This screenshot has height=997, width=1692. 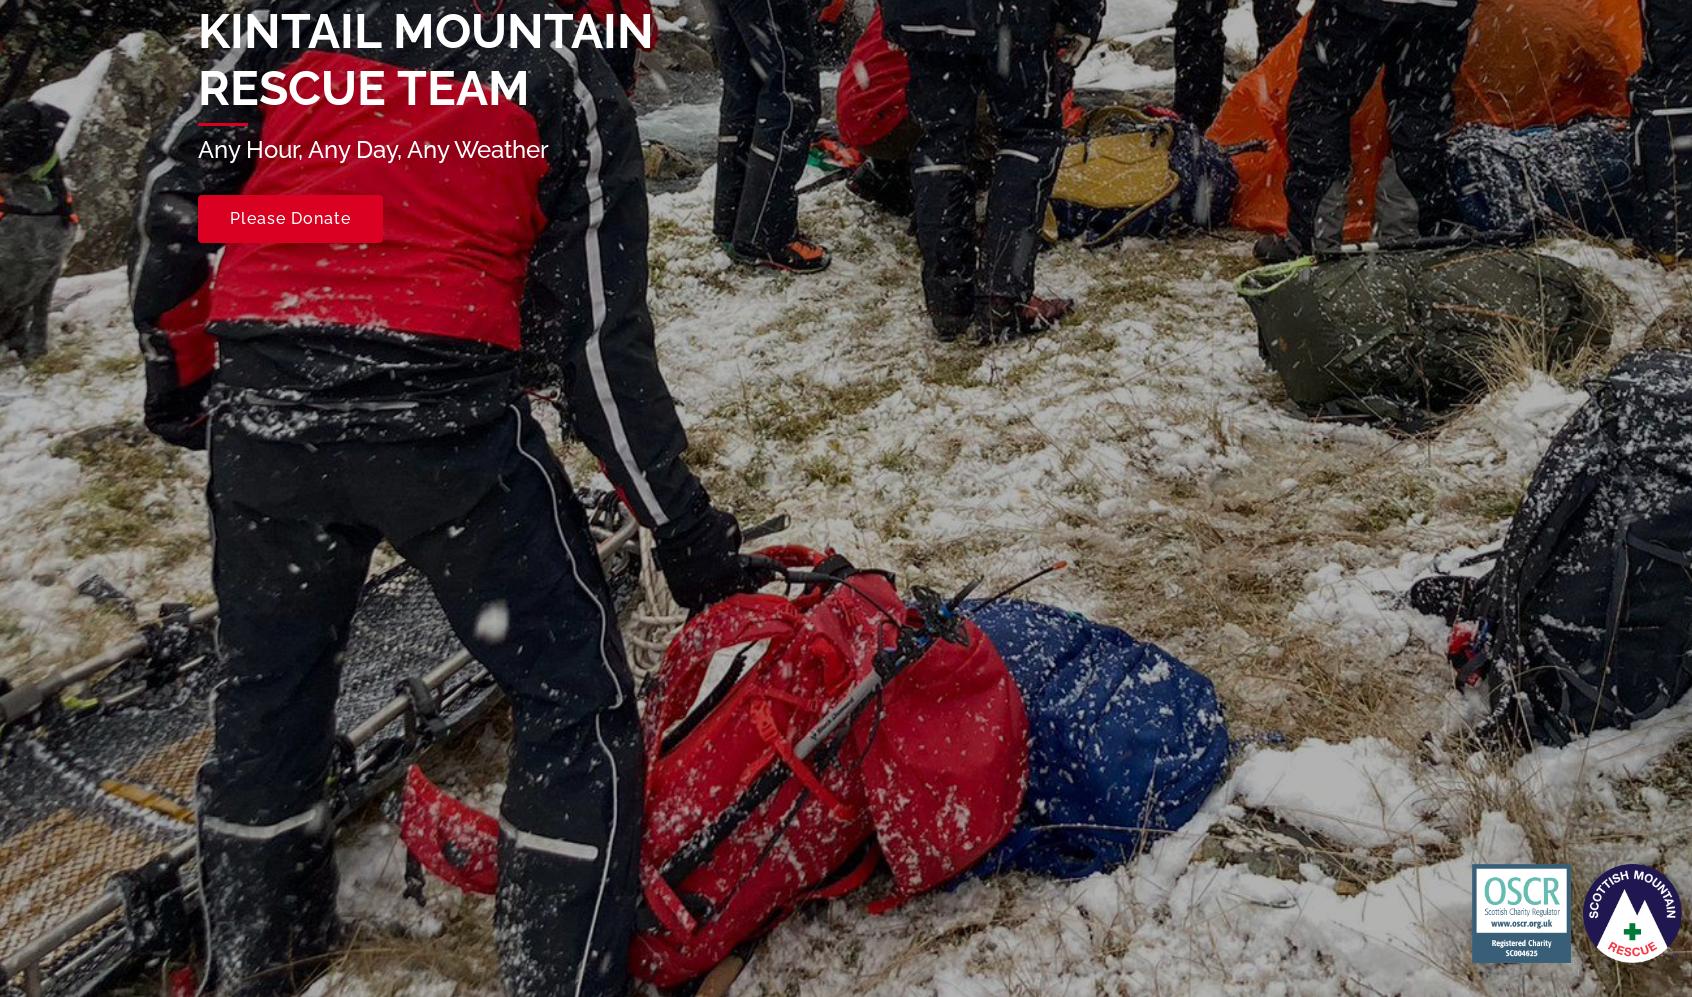 I want to click on 'Useful Links', so click(x=574, y=654).